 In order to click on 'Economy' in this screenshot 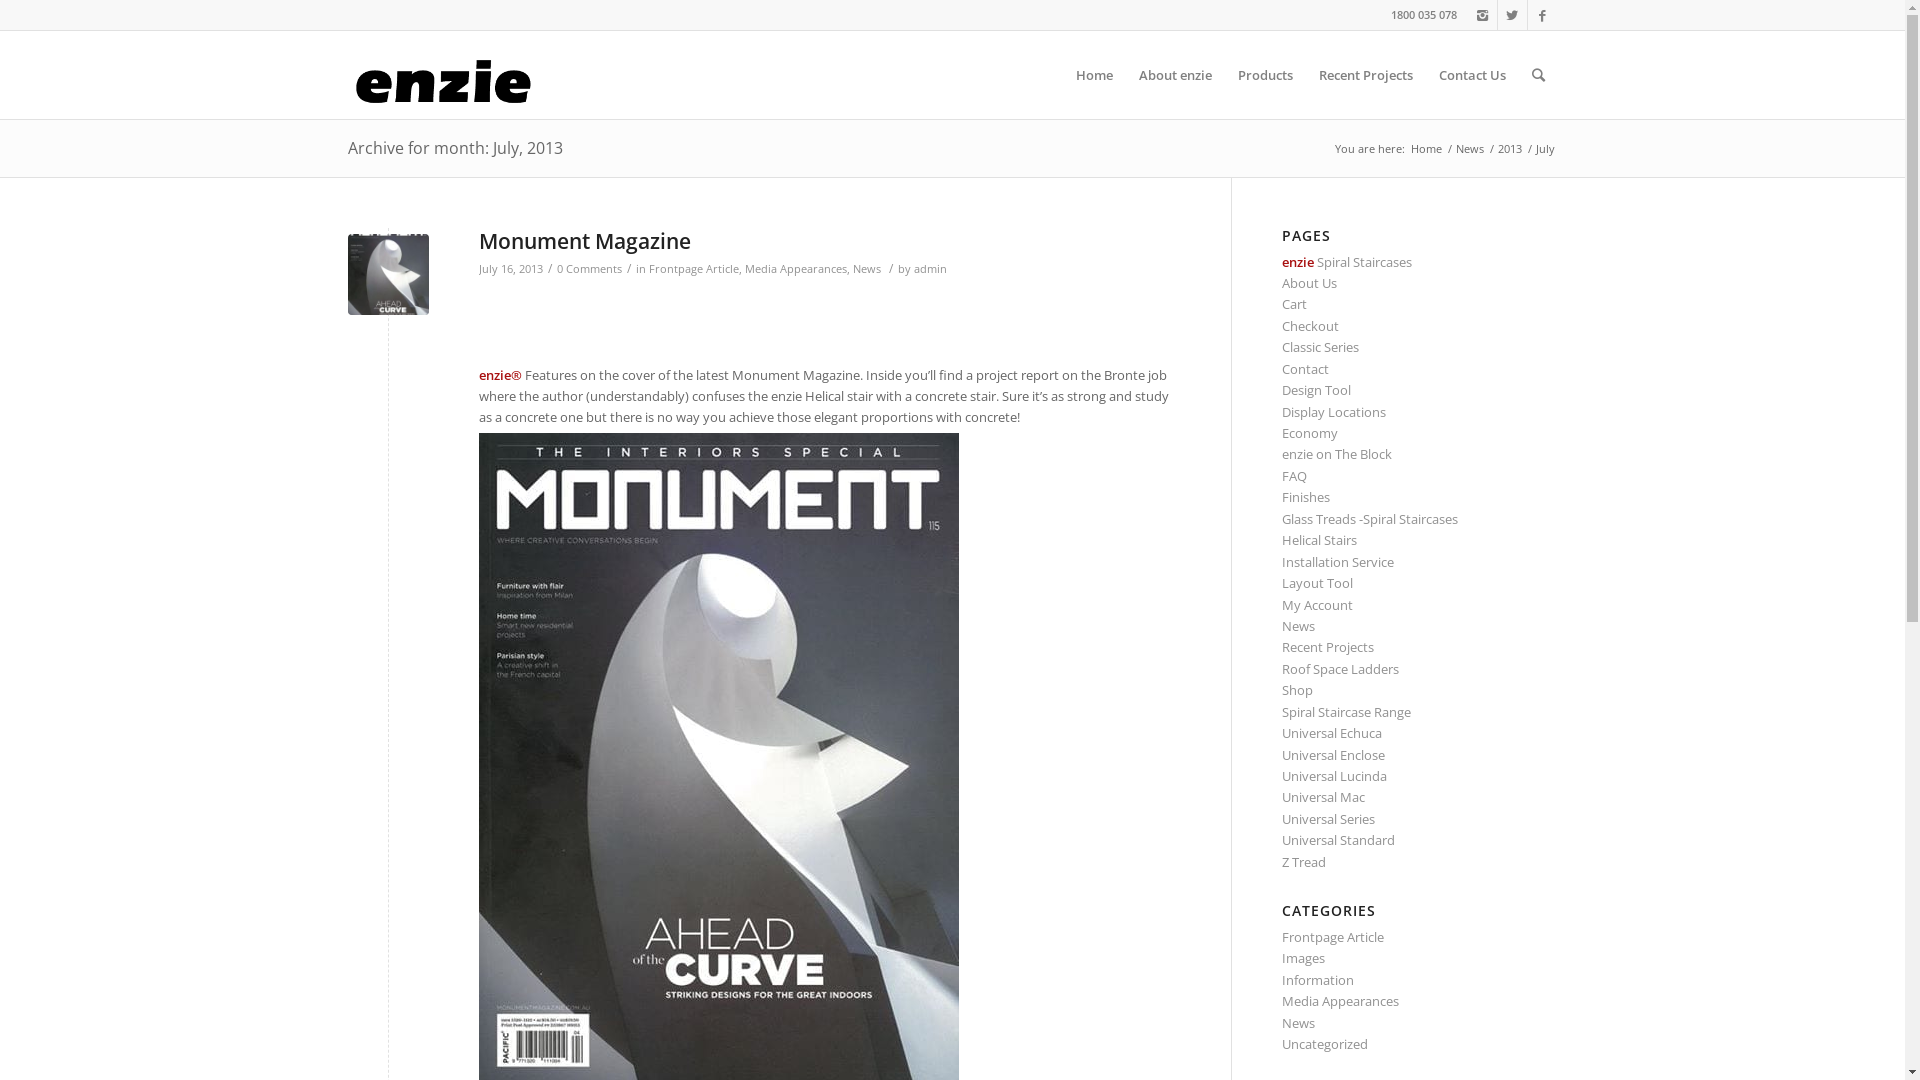, I will do `click(1281, 431)`.